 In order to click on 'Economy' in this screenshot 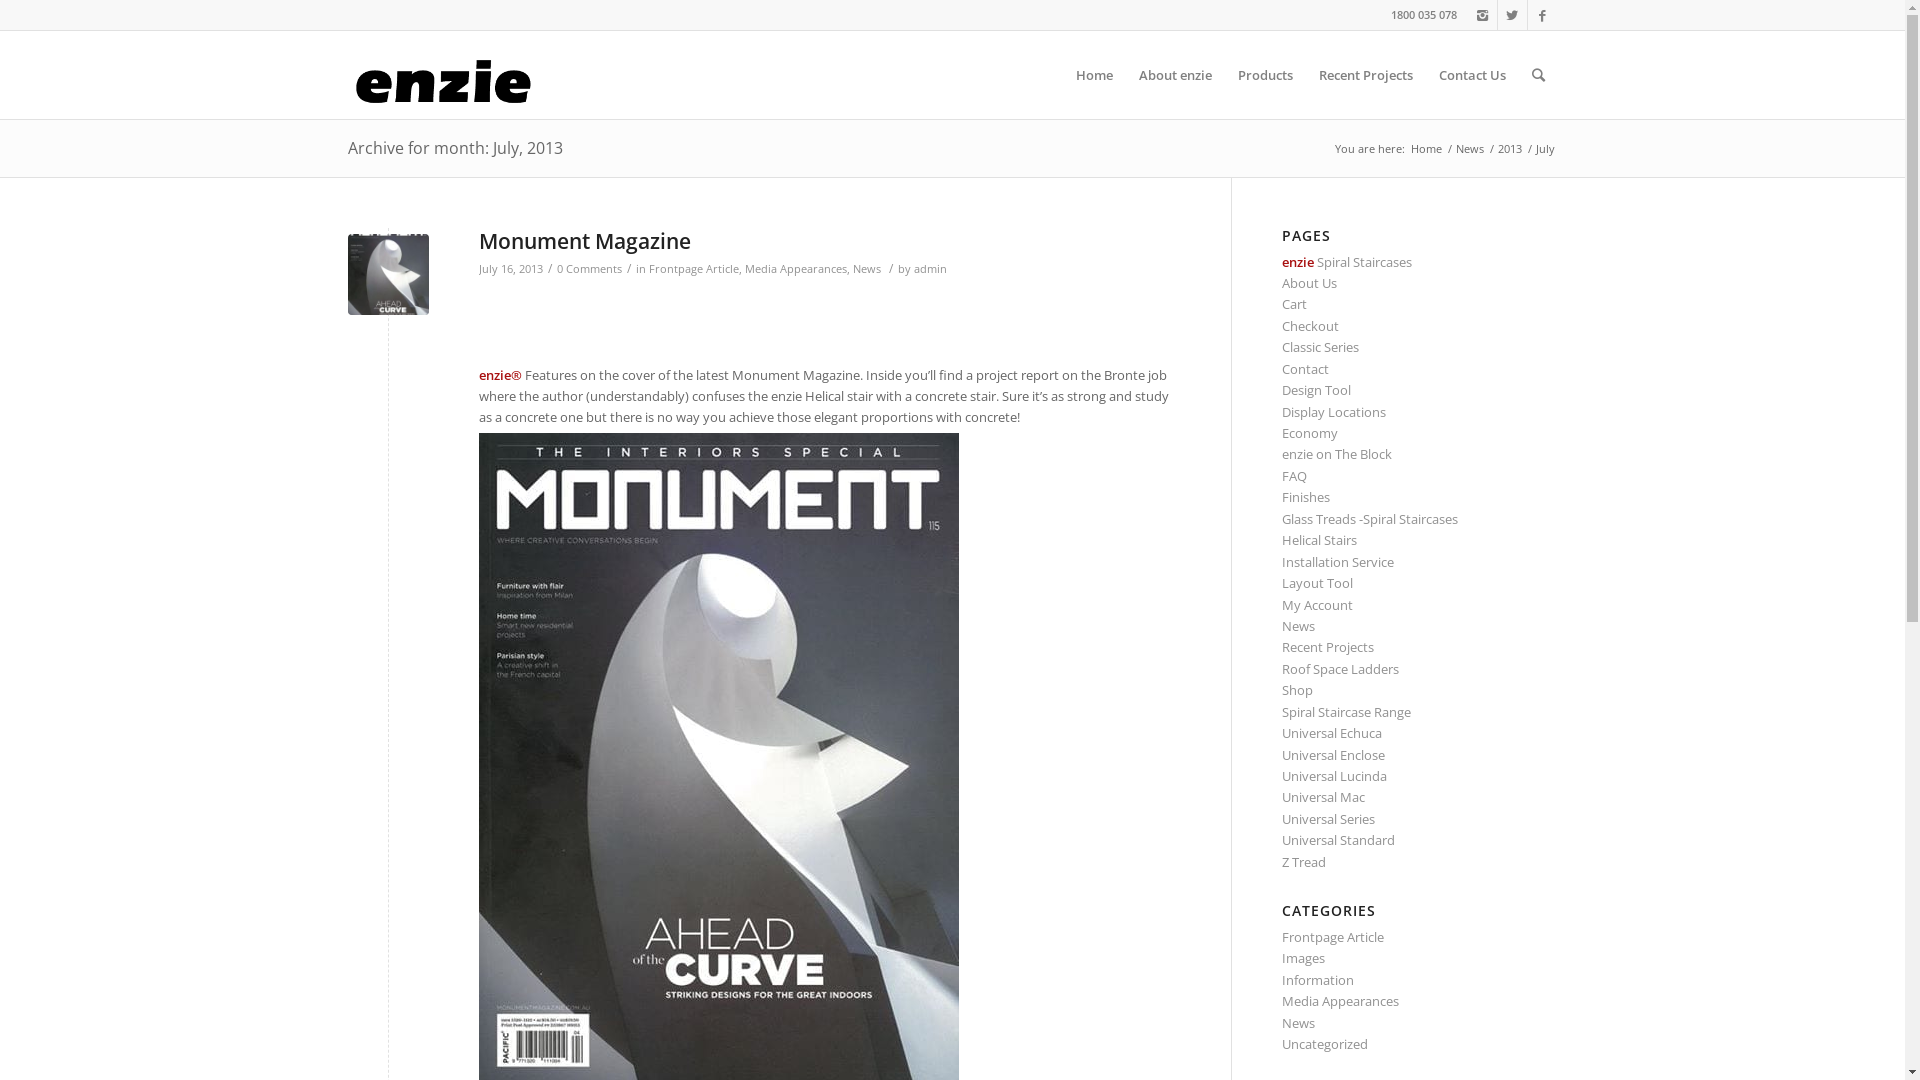, I will do `click(1281, 431)`.